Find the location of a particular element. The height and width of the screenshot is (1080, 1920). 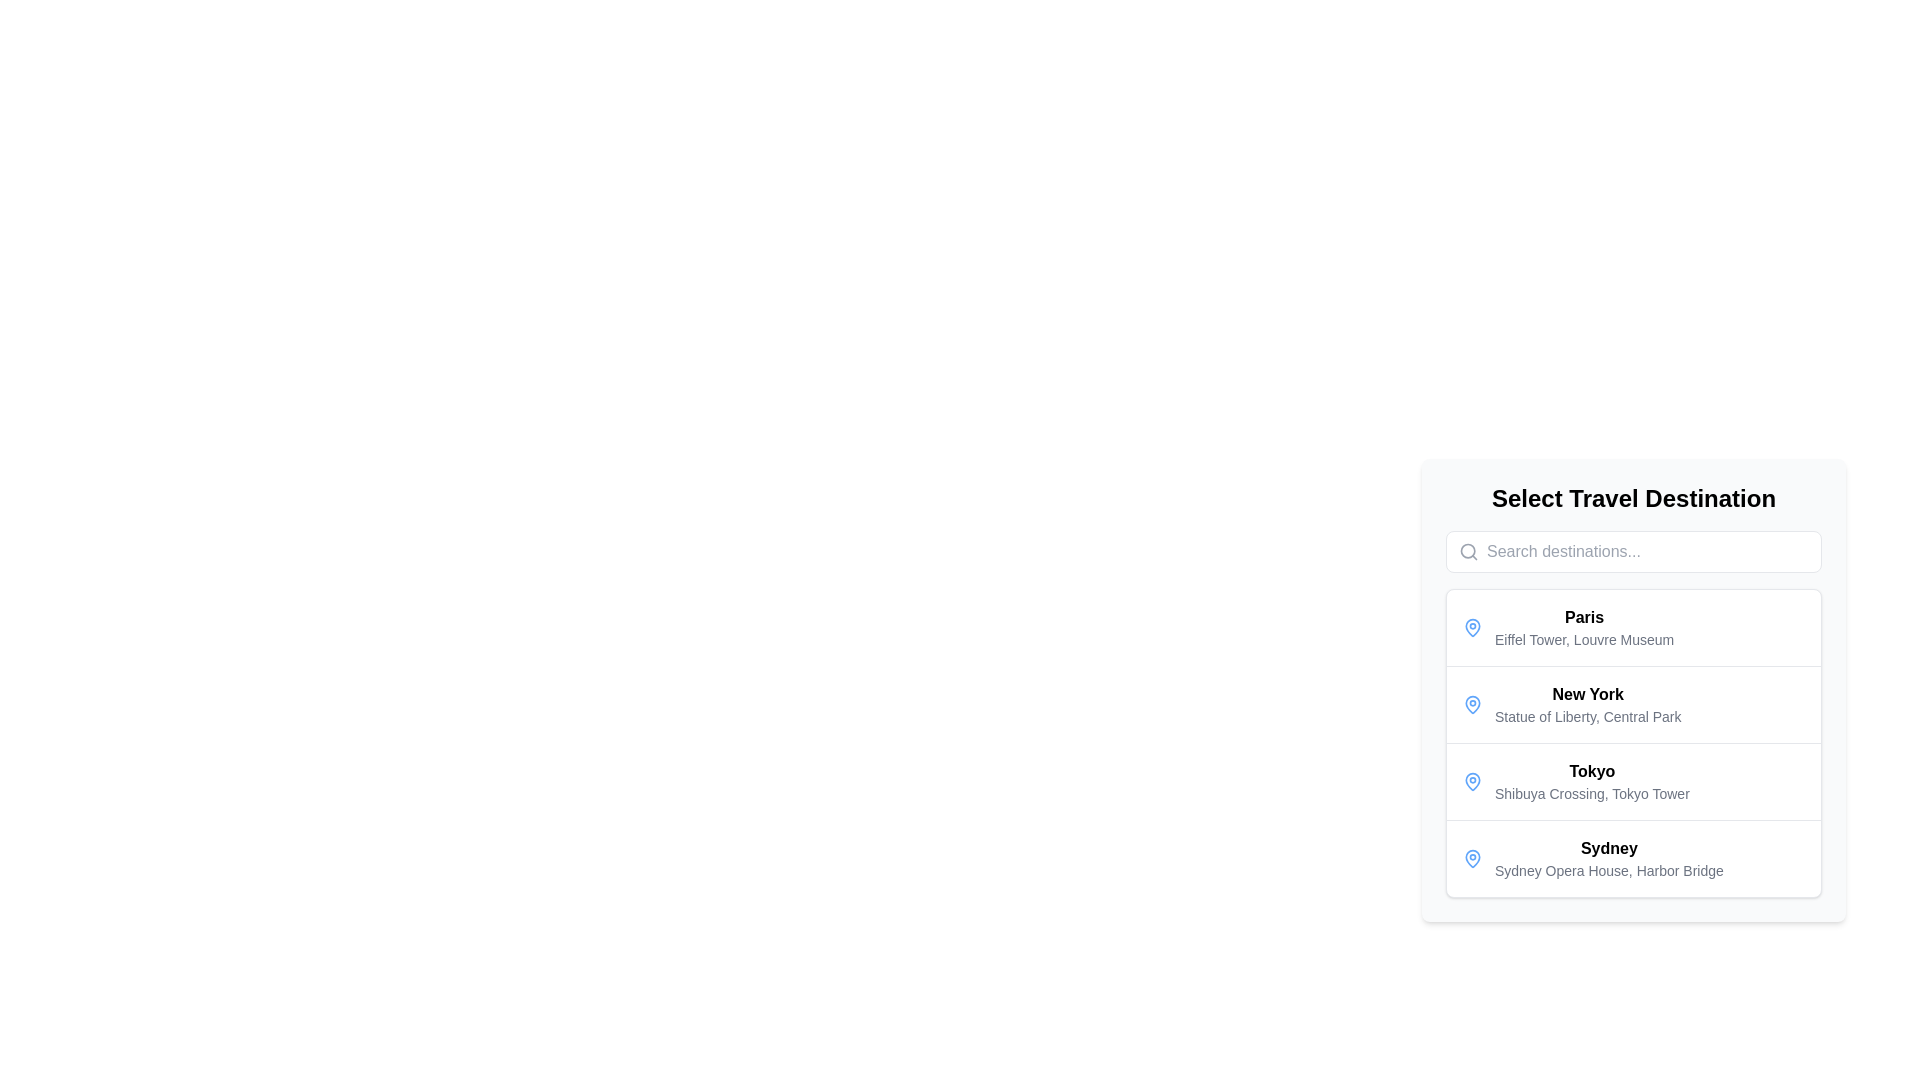

descriptive text label associated with the destination 'Paris', which lists major attractions and is positioned below the 'Paris' text in the dialog box is located at coordinates (1583, 640).